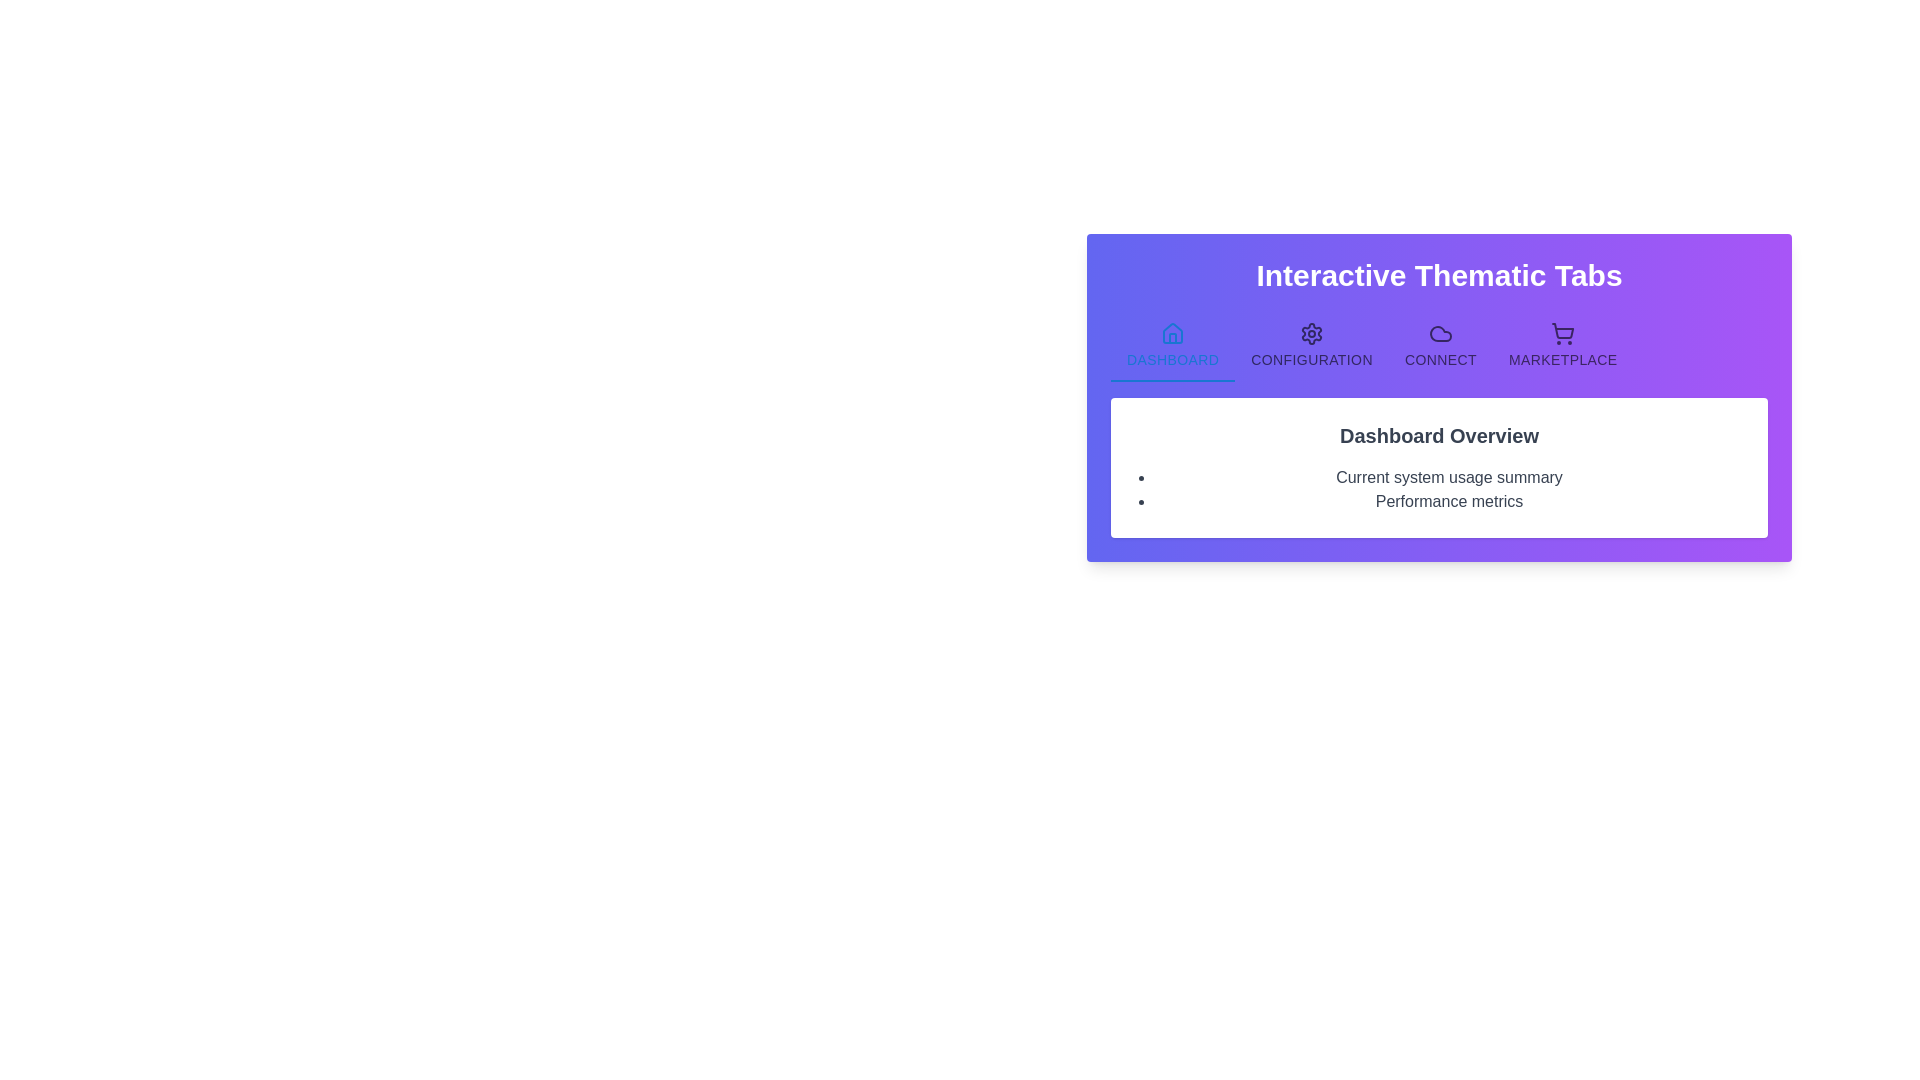  What do you see at coordinates (1312, 333) in the screenshot?
I see `the 'Configuration' icon` at bounding box center [1312, 333].